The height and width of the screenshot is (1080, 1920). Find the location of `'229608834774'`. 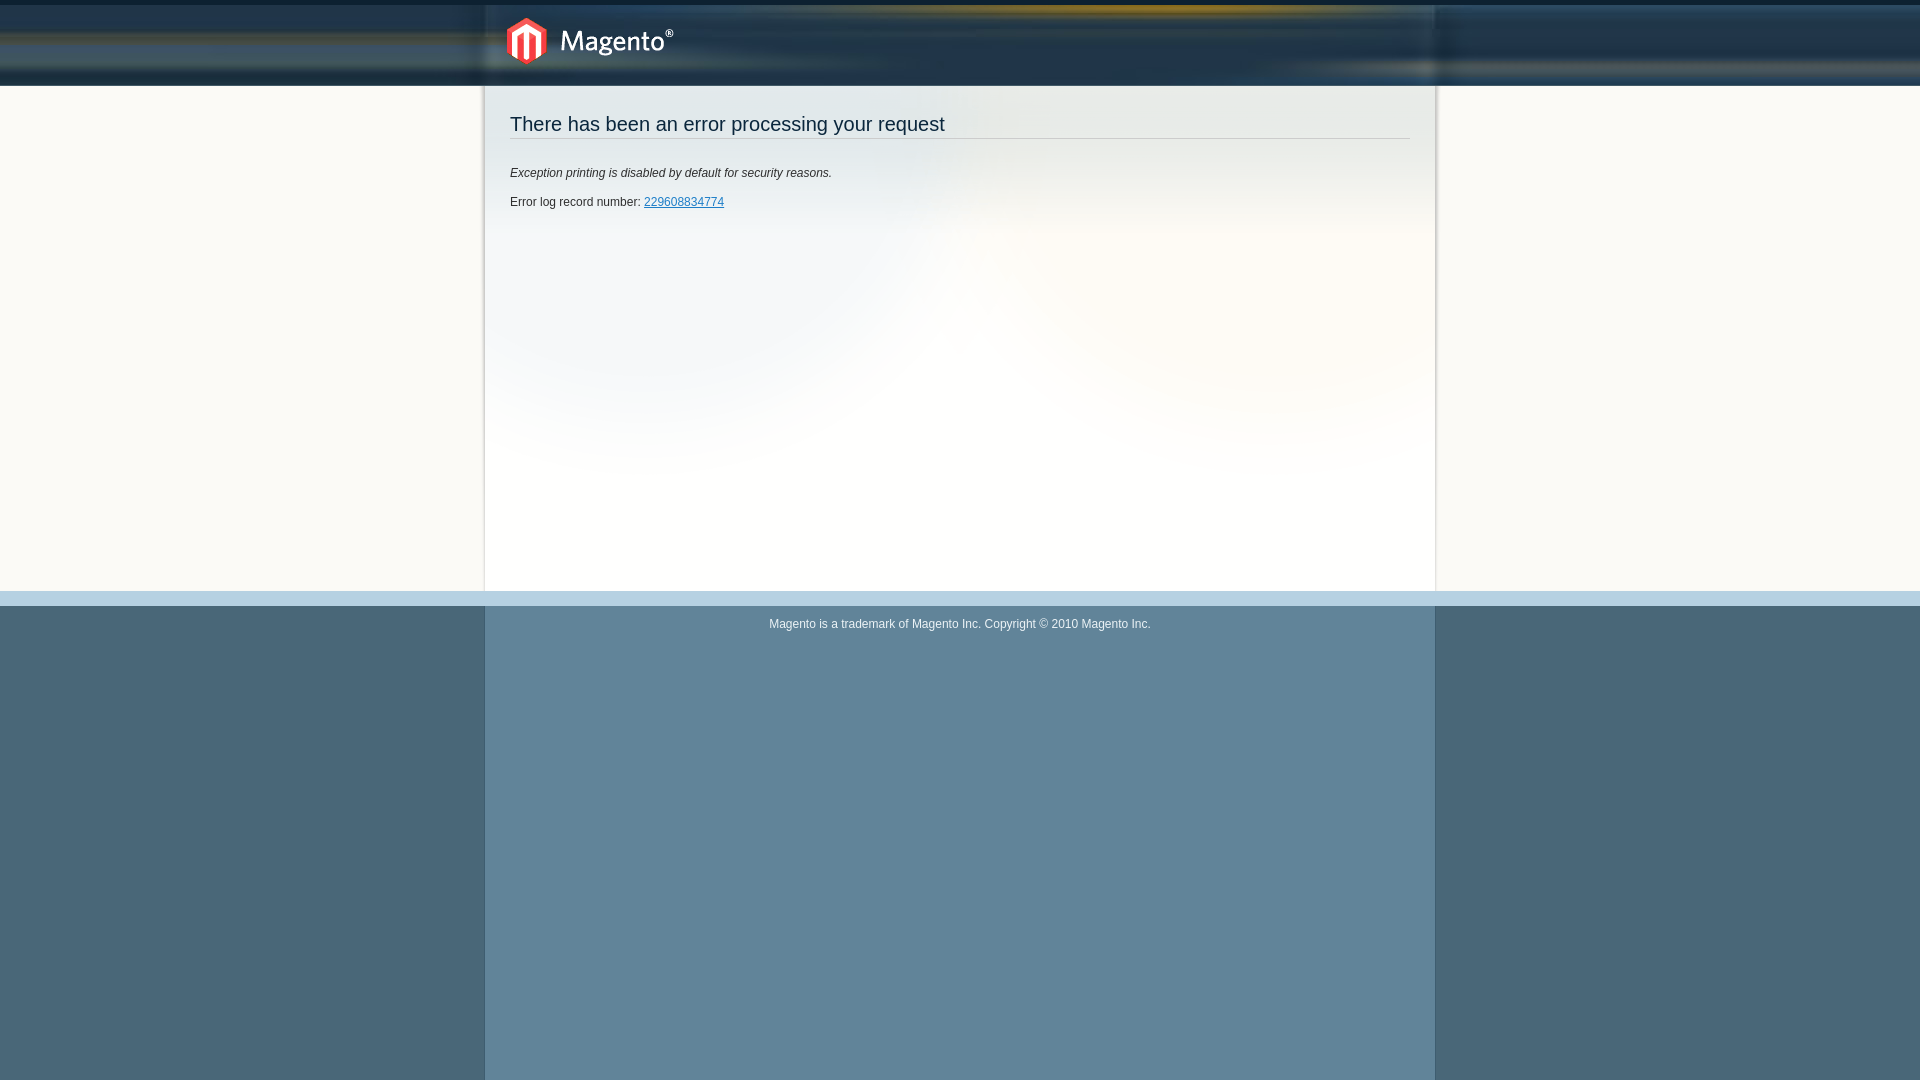

'229608834774' is located at coordinates (683, 201).